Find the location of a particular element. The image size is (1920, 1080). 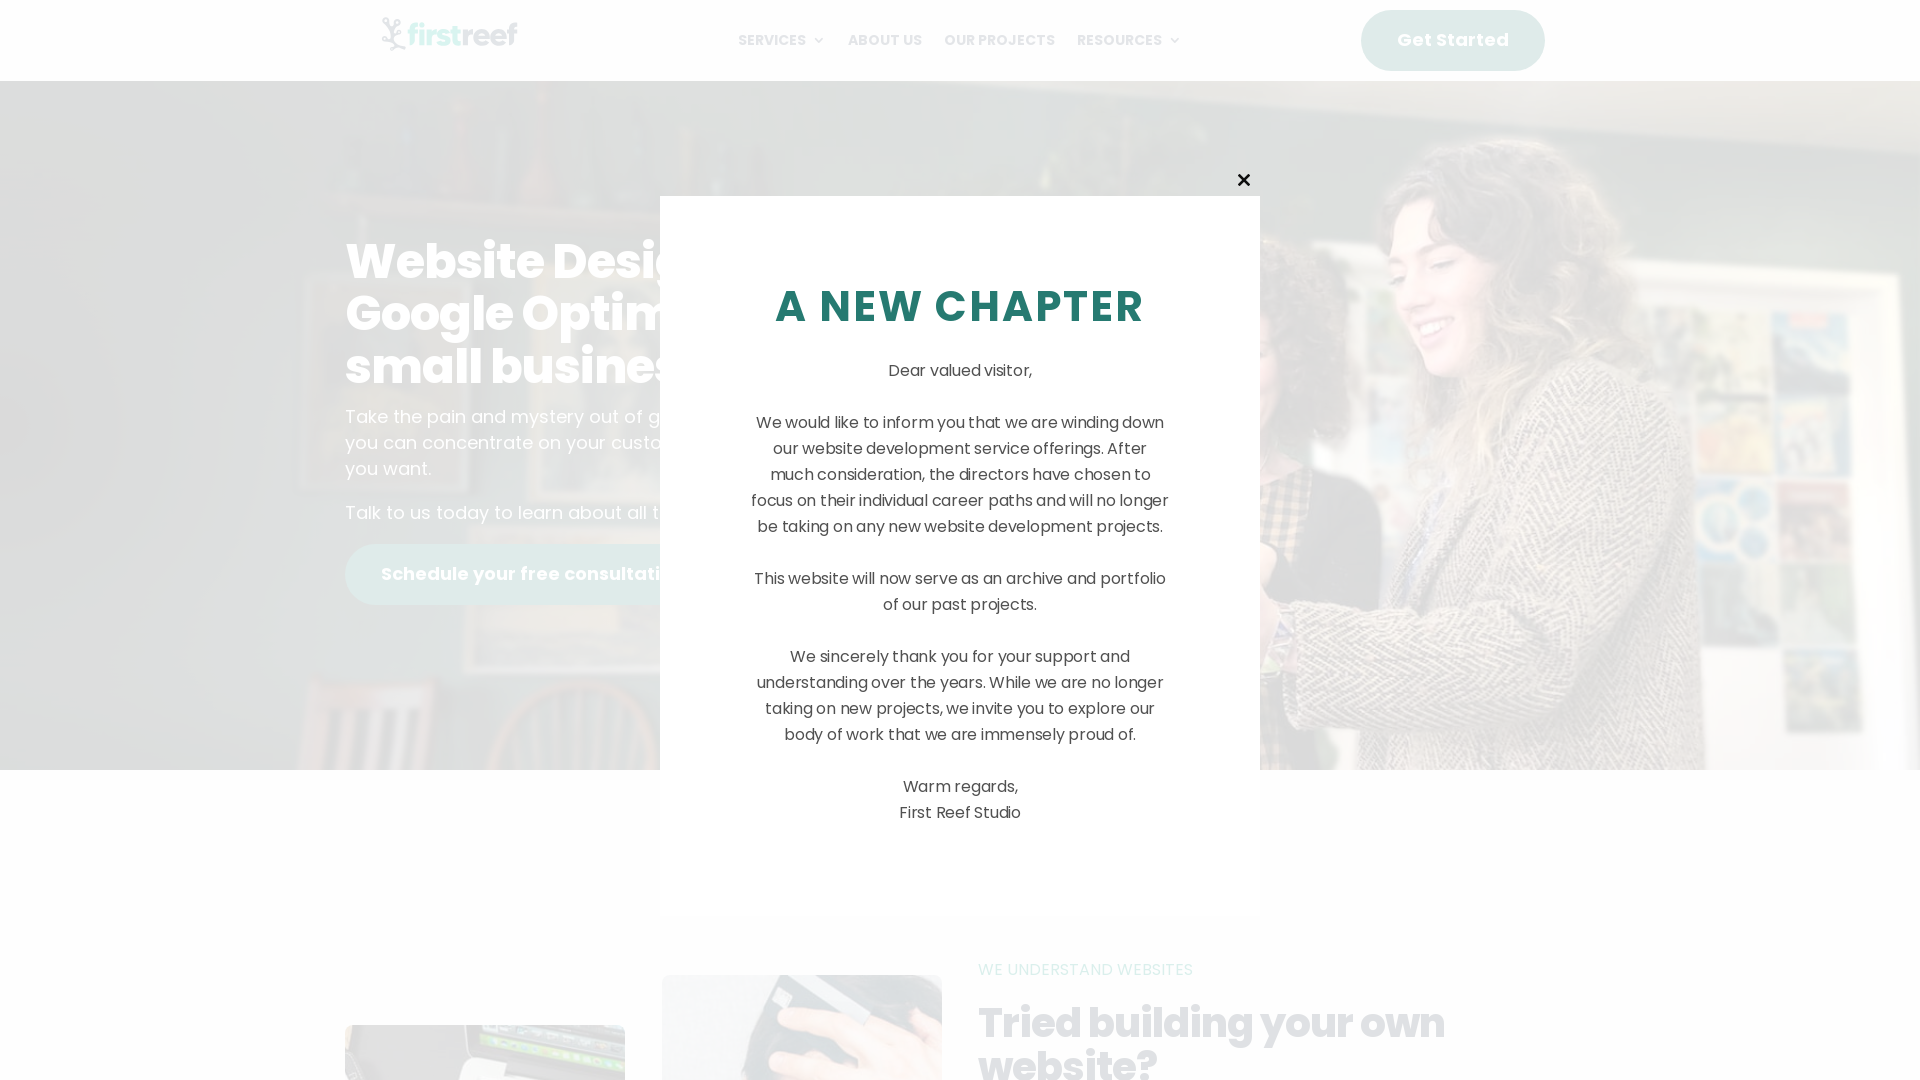

'ABOUT US' is located at coordinates (883, 43).